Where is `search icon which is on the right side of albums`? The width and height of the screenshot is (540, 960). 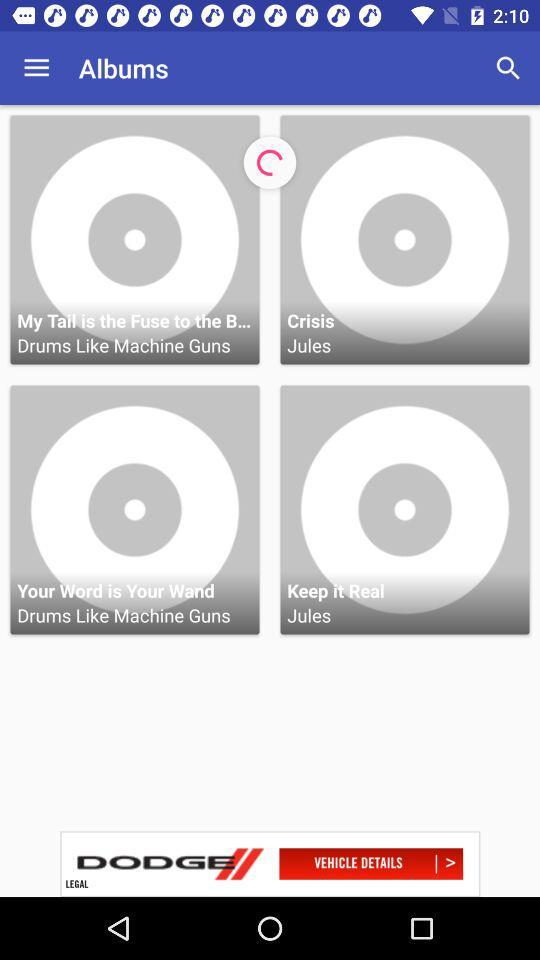
search icon which is on the right side of albums is located at coordinates (508, 68).